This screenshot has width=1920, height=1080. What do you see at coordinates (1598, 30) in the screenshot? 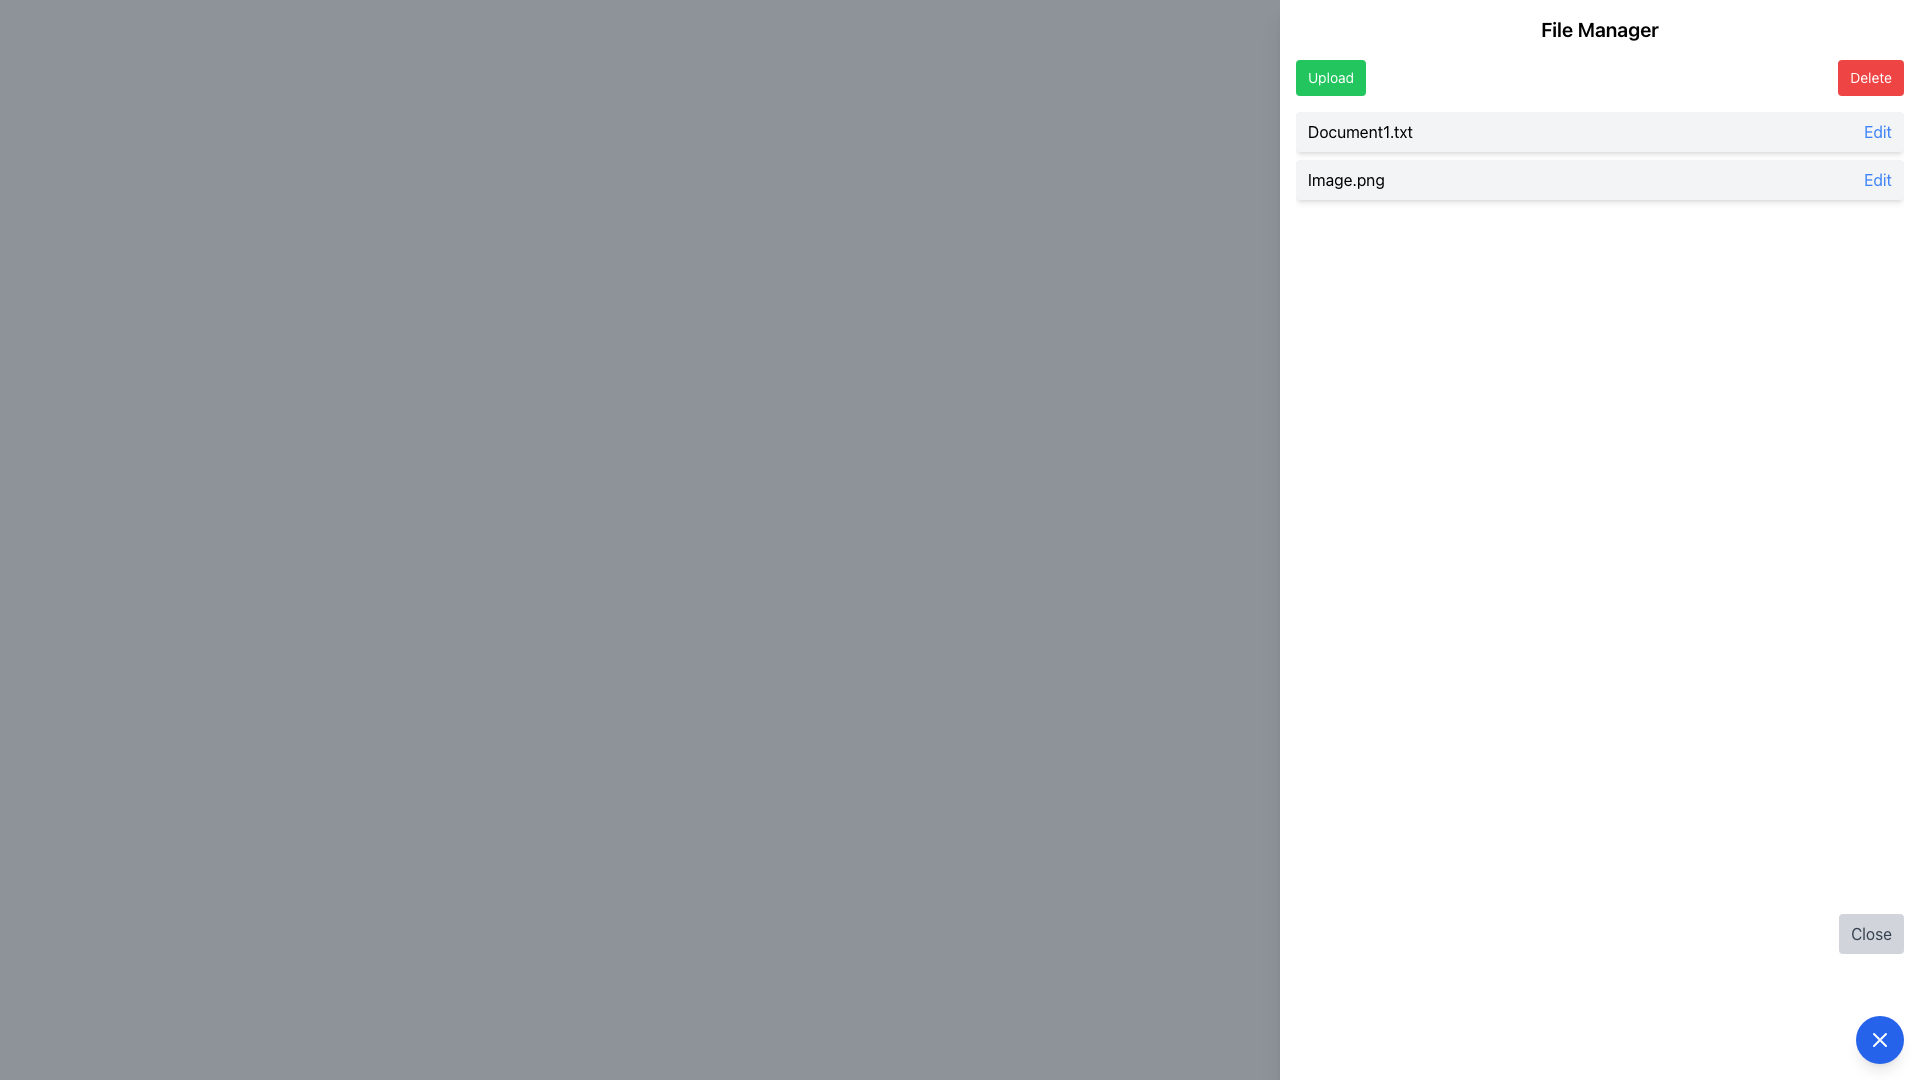
I see `the 'File Manager' text label located at the top of the right white panel, which is styled in a larger bold font and is centered above the 'Upload' and 'Delete' buttons` at bounding box center [1598, 30].